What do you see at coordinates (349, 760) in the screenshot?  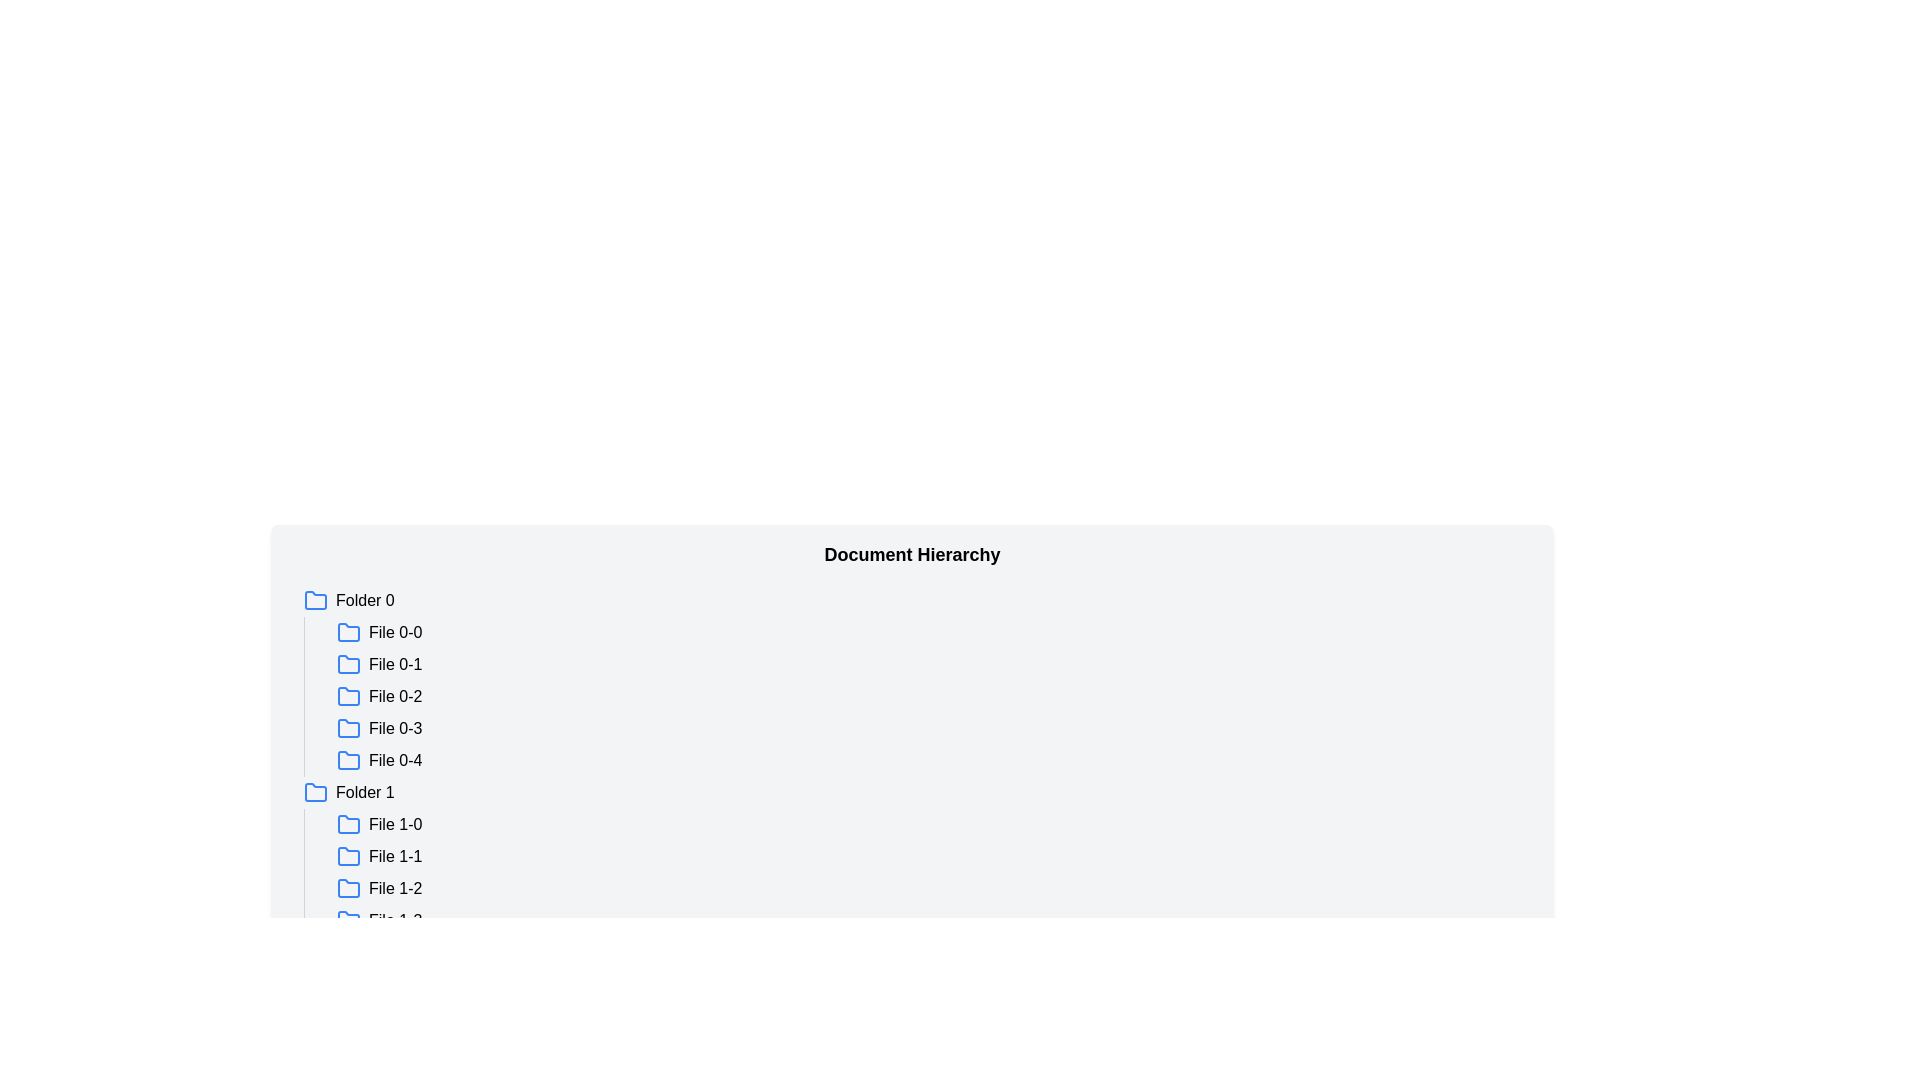 I see `the folder icon located to the left of the text 'File 0-4', which serves as a visual cue for folder categorization` at bounding box center [349, 760].